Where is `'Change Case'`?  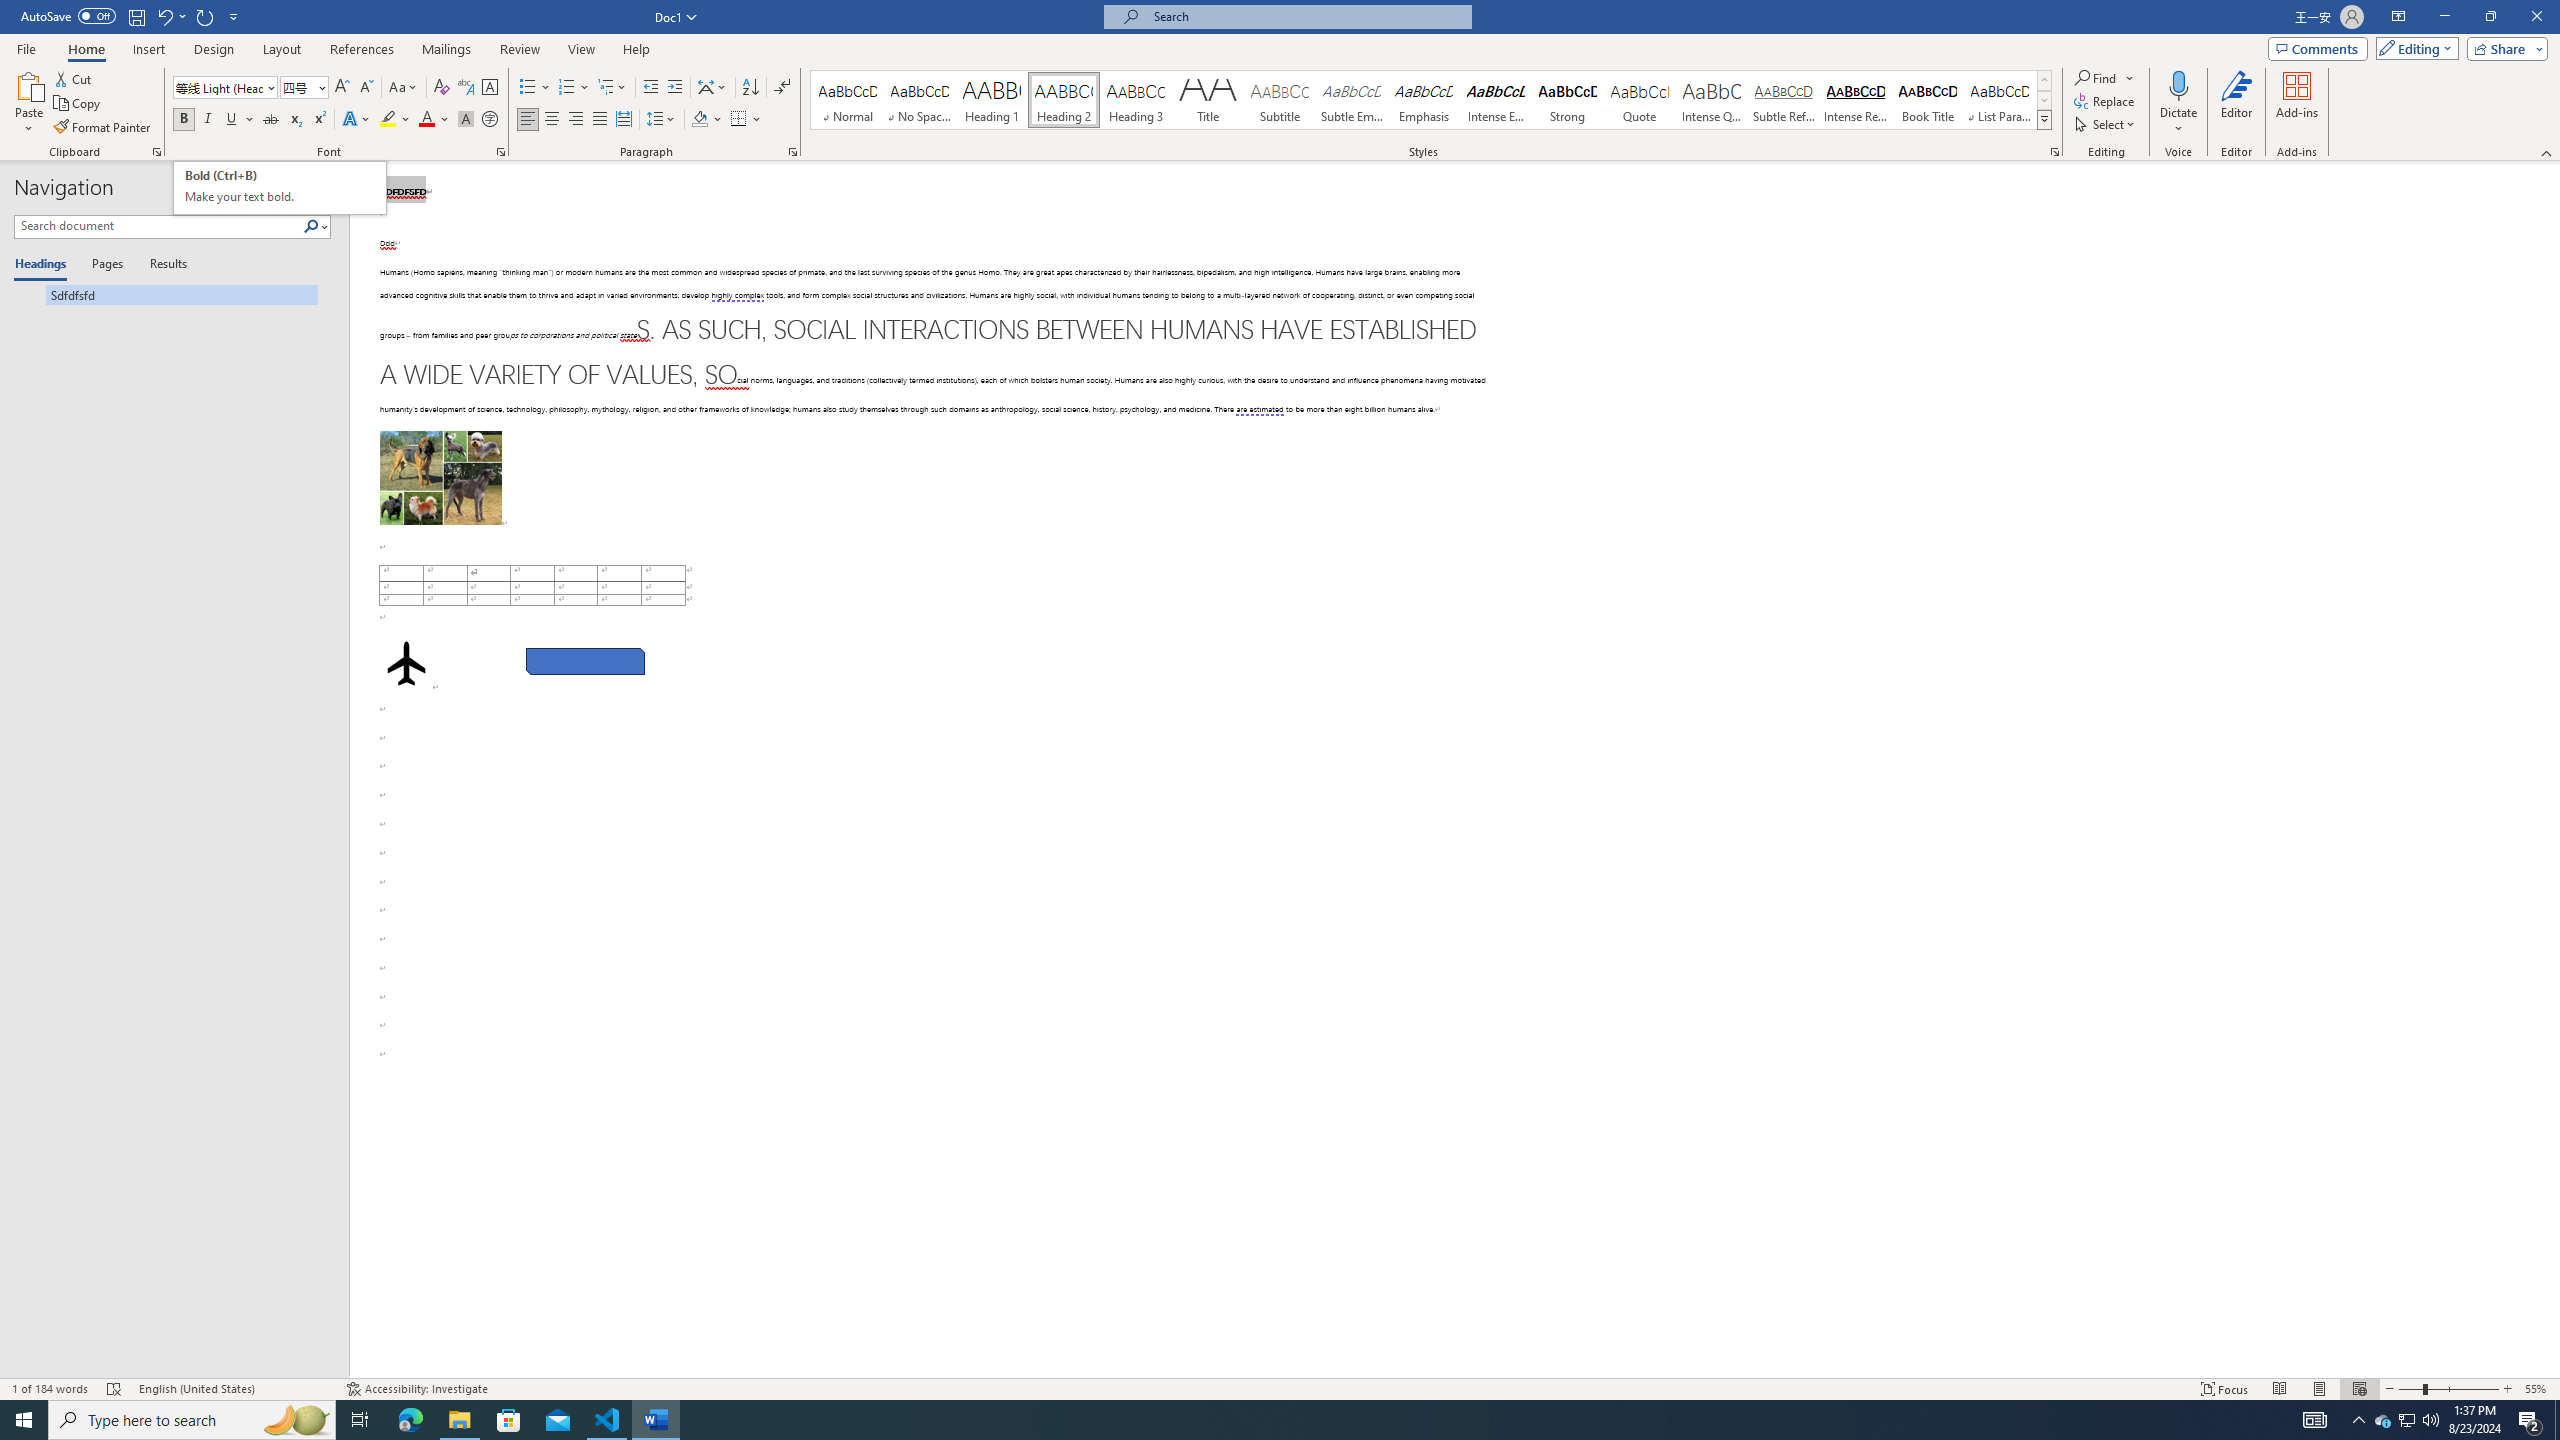
'Change Case' is located at coordinates (403, 87).